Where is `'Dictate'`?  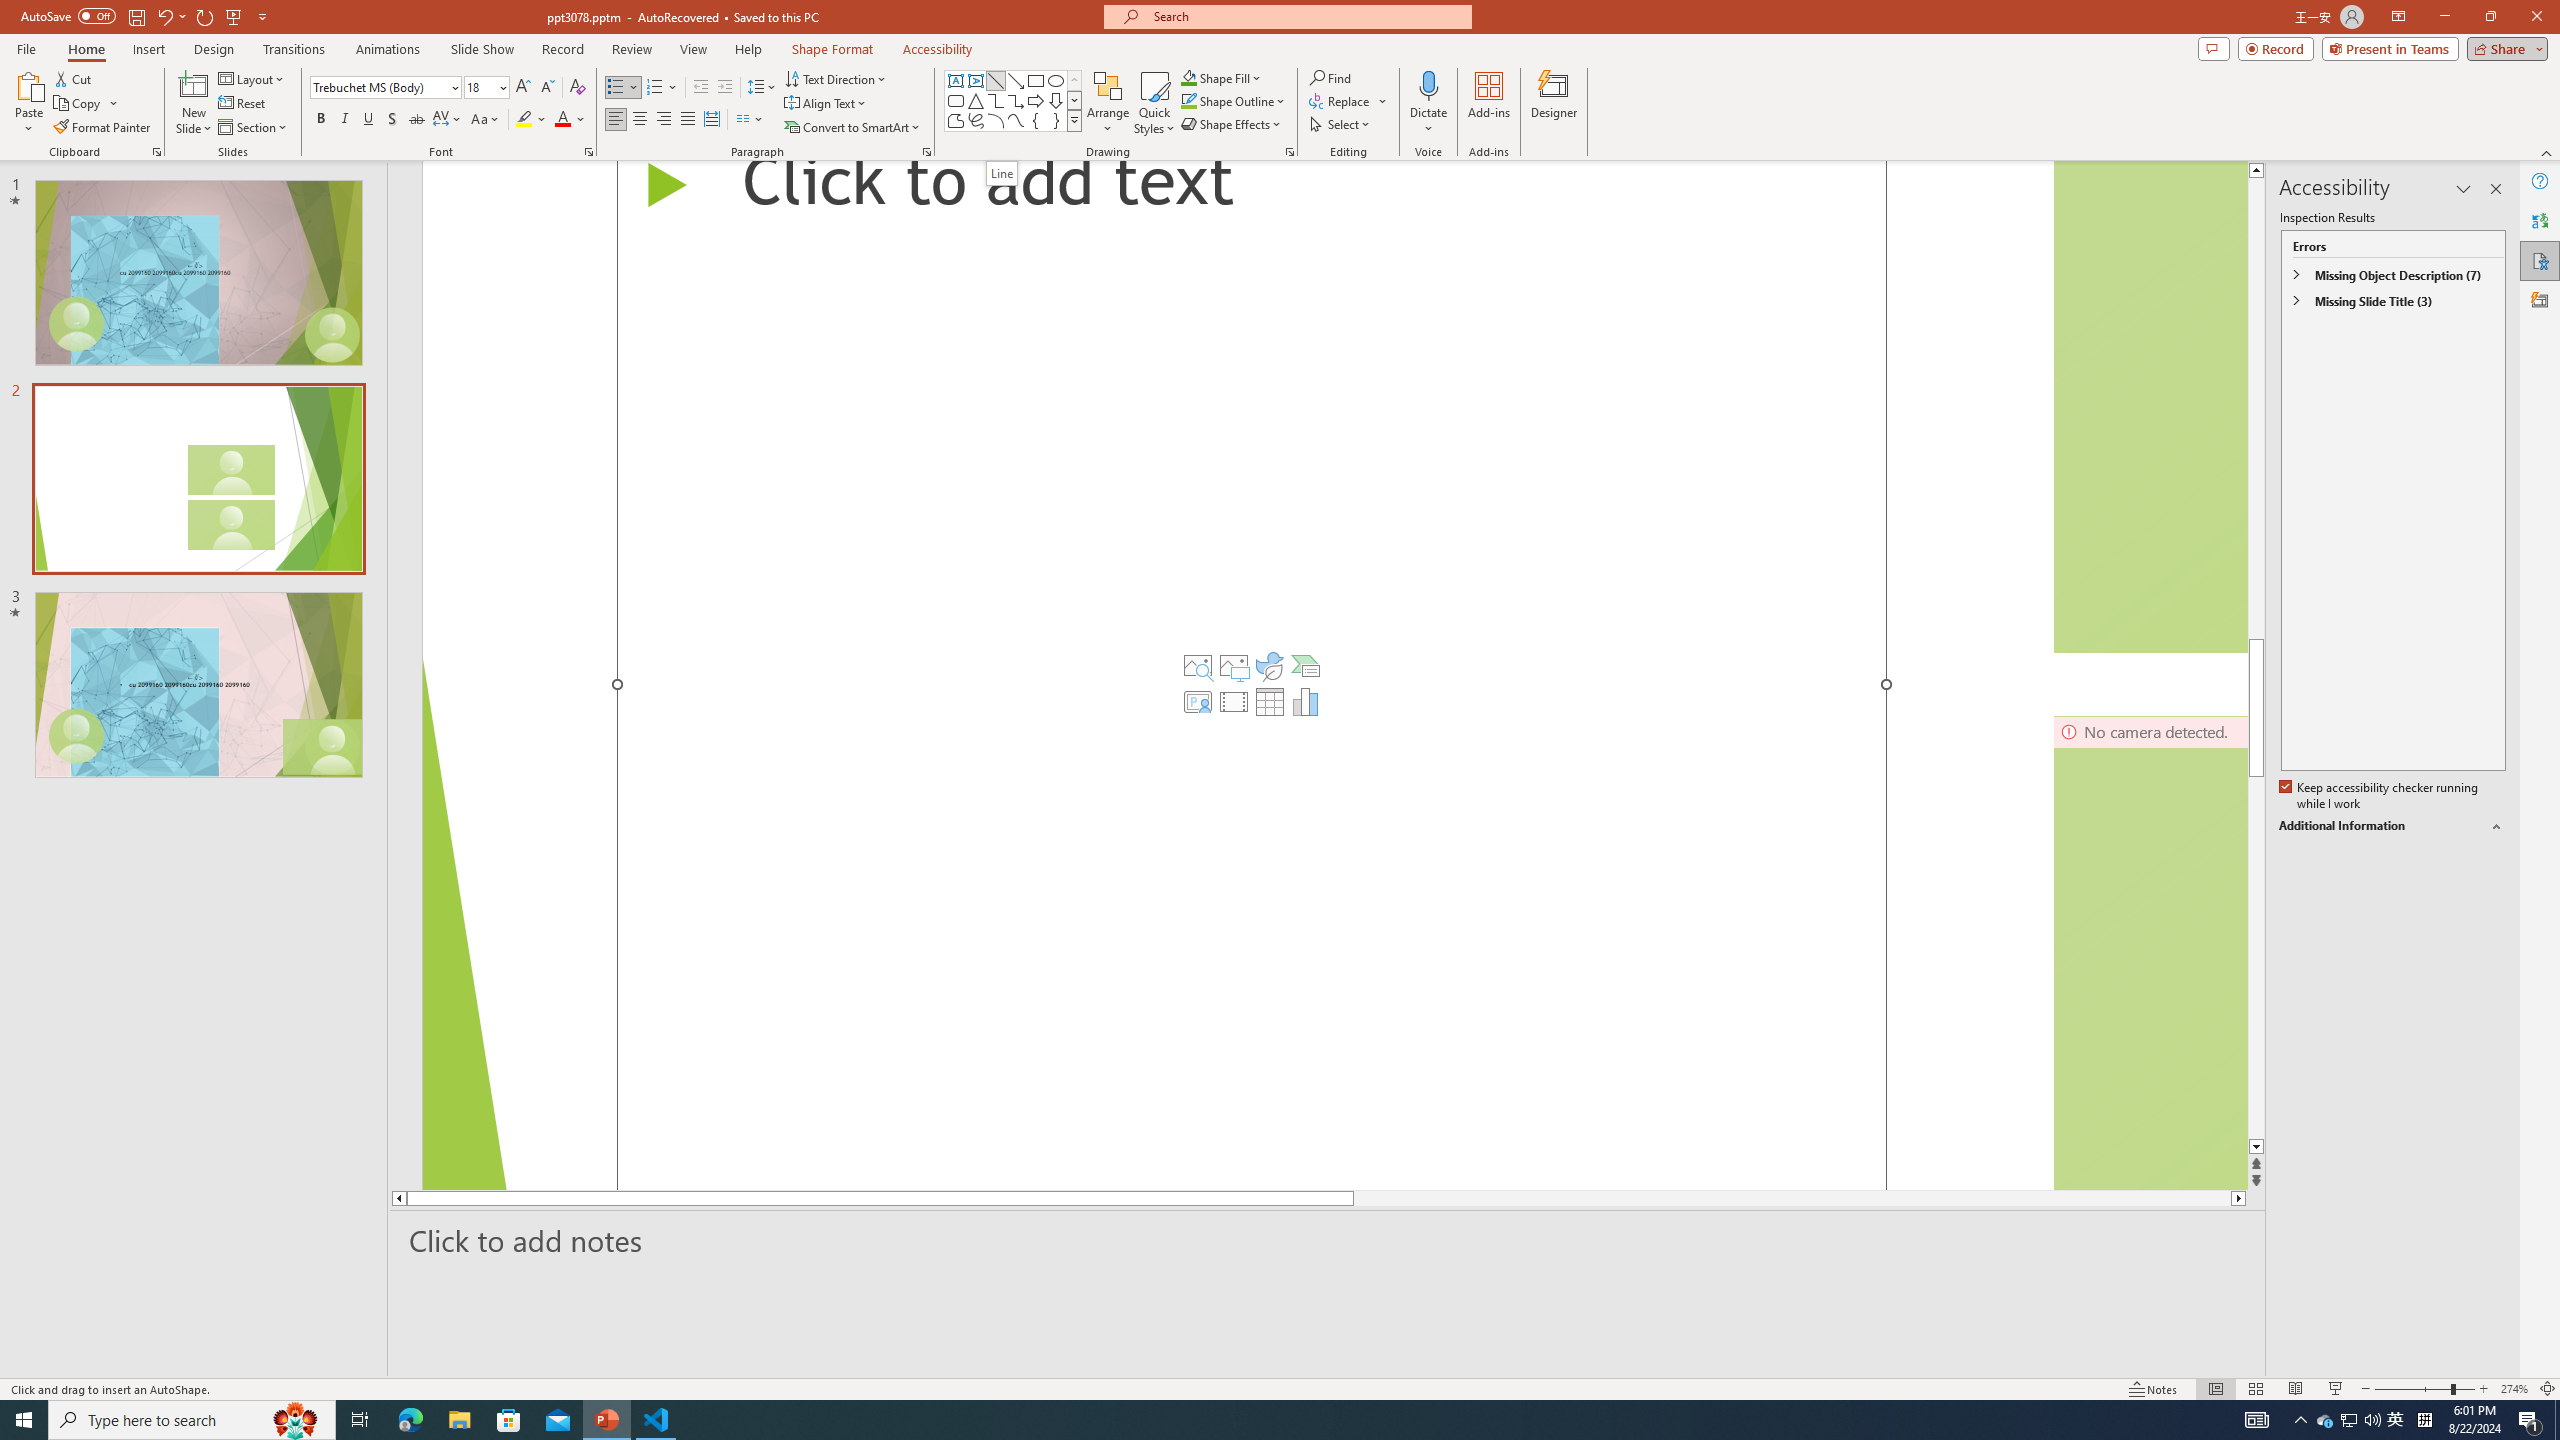 'Dictate' is located at coordinates (1427, 103).